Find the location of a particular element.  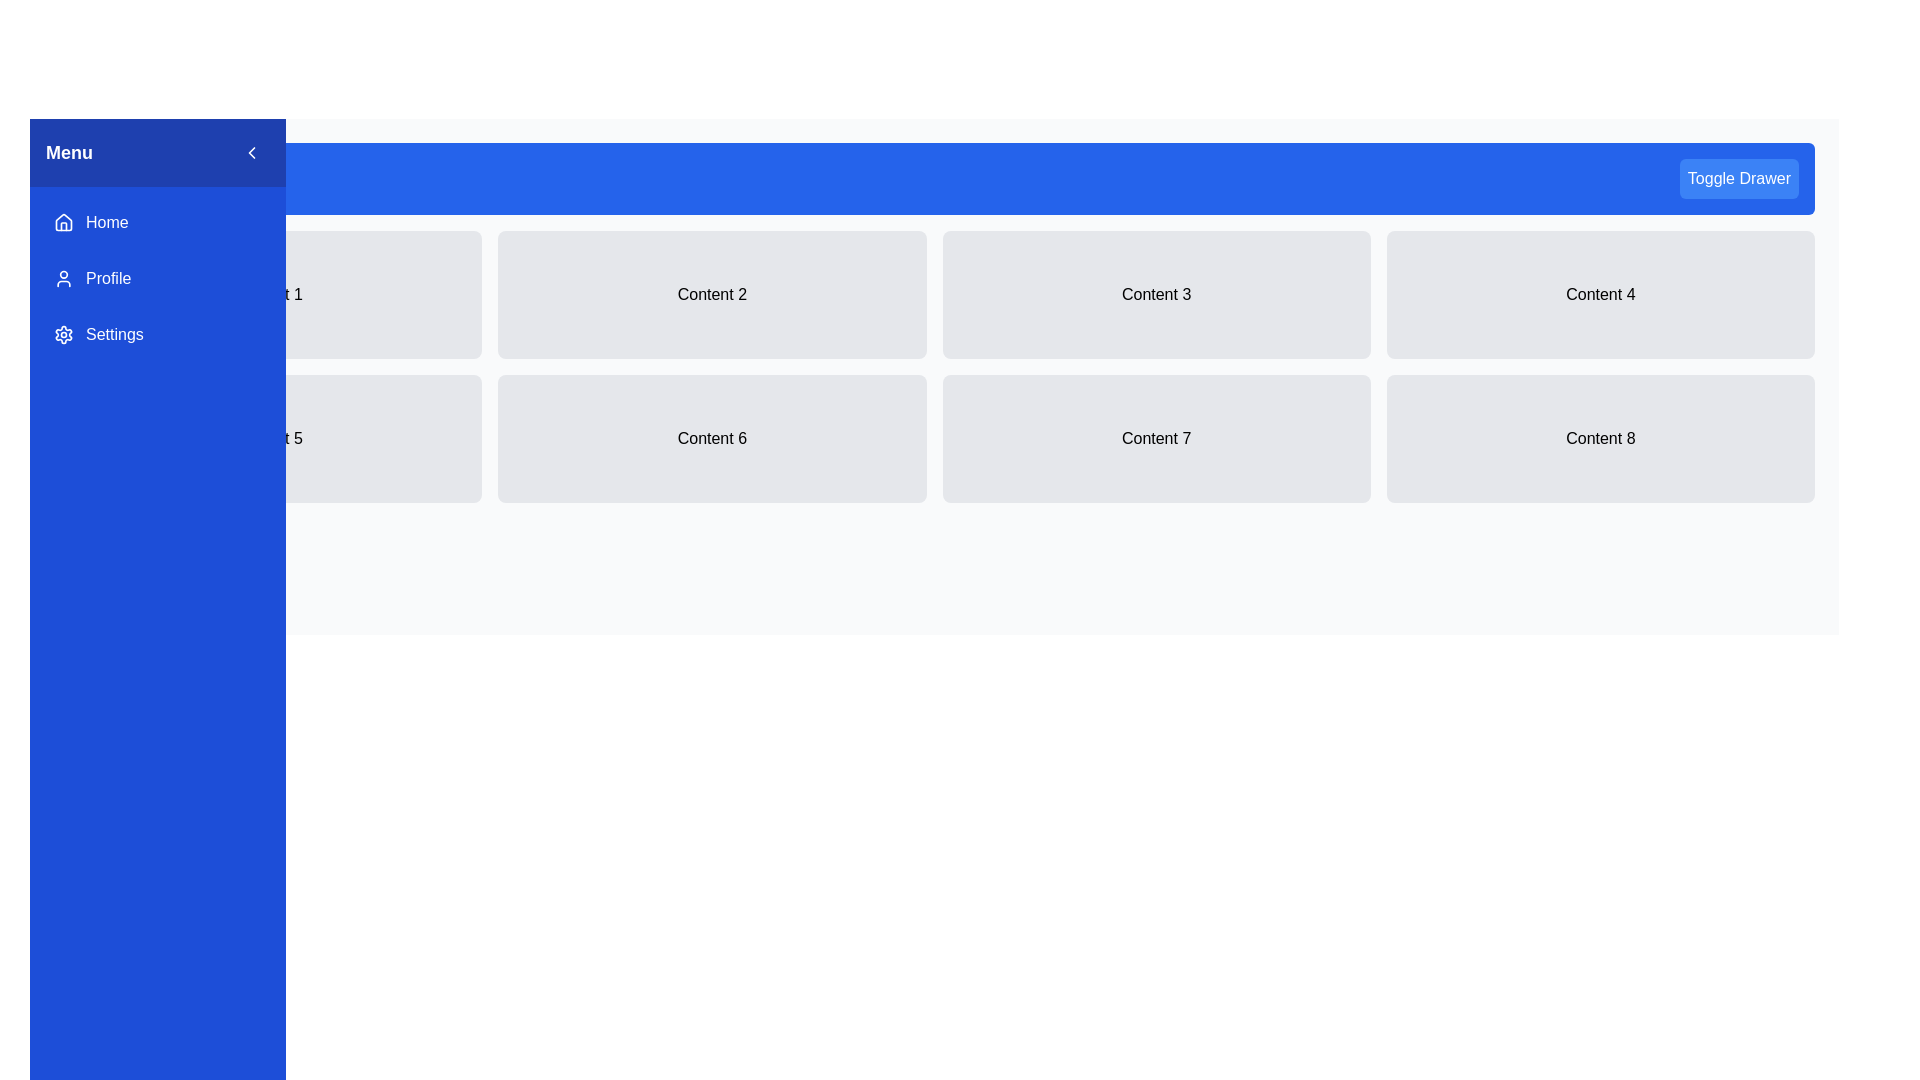

the graphical details of the home icon located in the left sidebar menu, adjacent to the 'Home' label is located at coordinates (63, 222).